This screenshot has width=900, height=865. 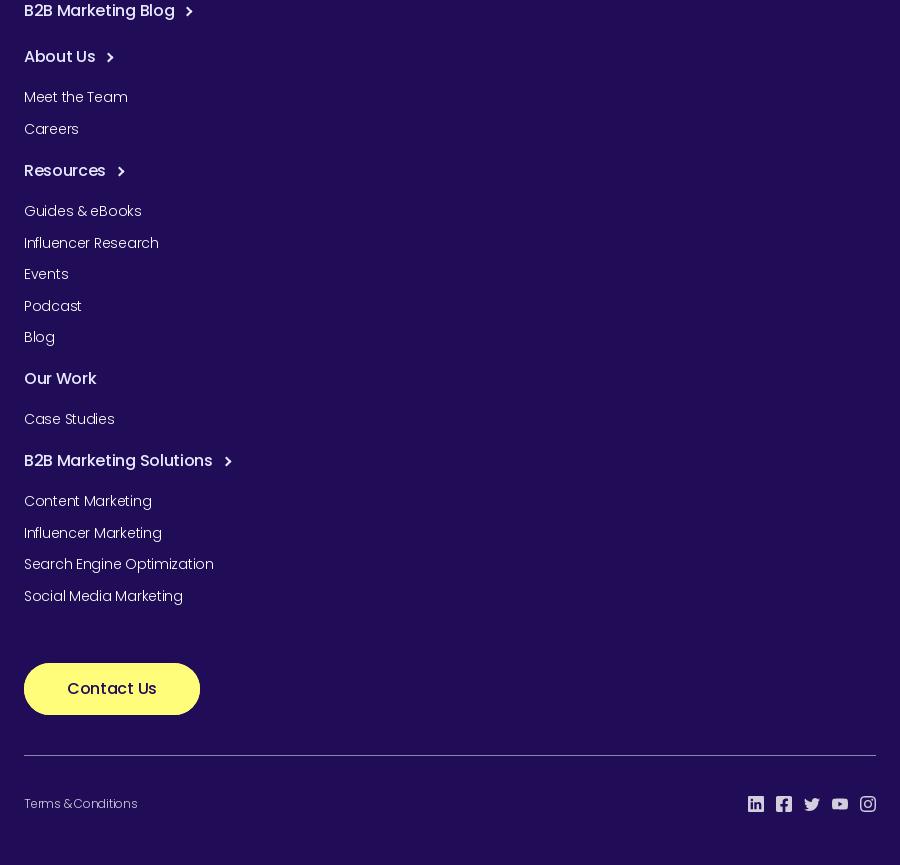 What do you see at coordinates (23, 209) in the screenshot?
I see `'Guides & eBooks'` at bounding box center [23, 209].